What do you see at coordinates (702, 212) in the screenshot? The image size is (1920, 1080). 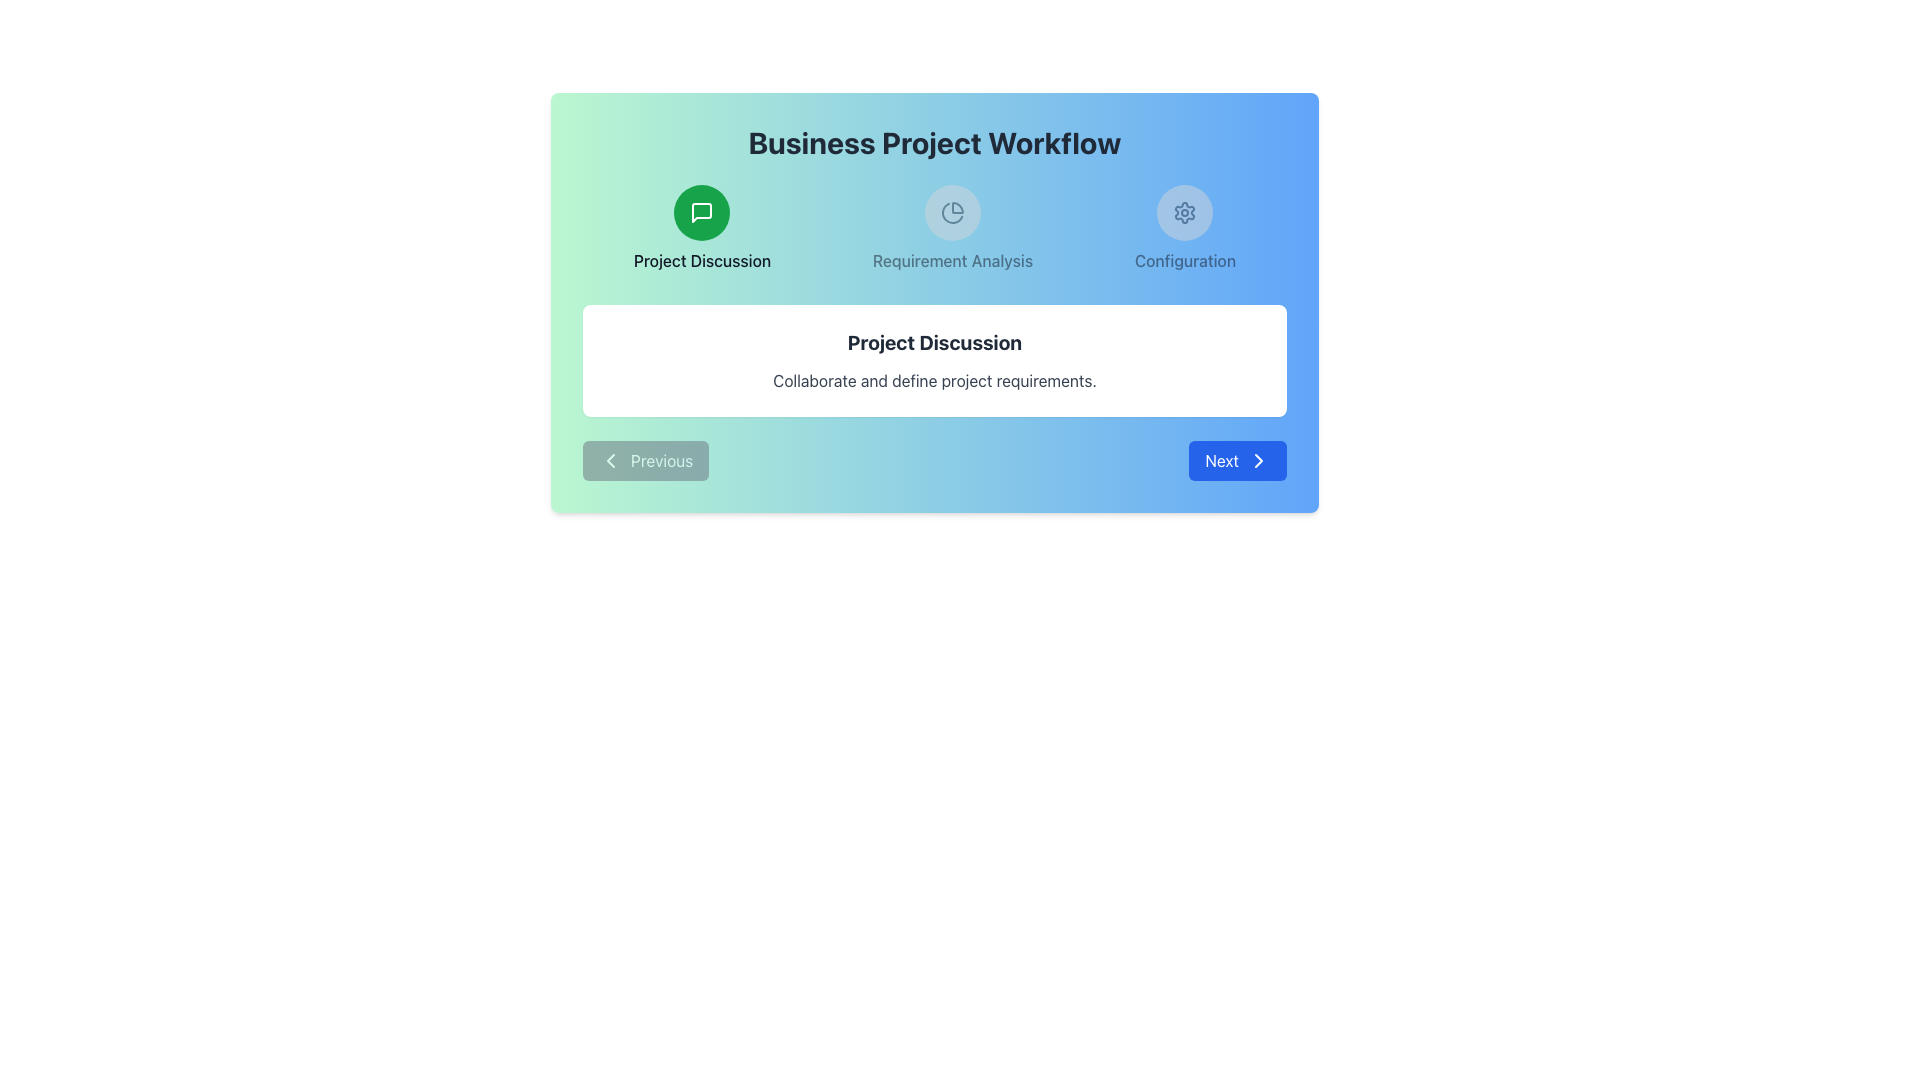 I see `the rounded square speech bubble icon within the green circular background` at bounding box center [702, 212].